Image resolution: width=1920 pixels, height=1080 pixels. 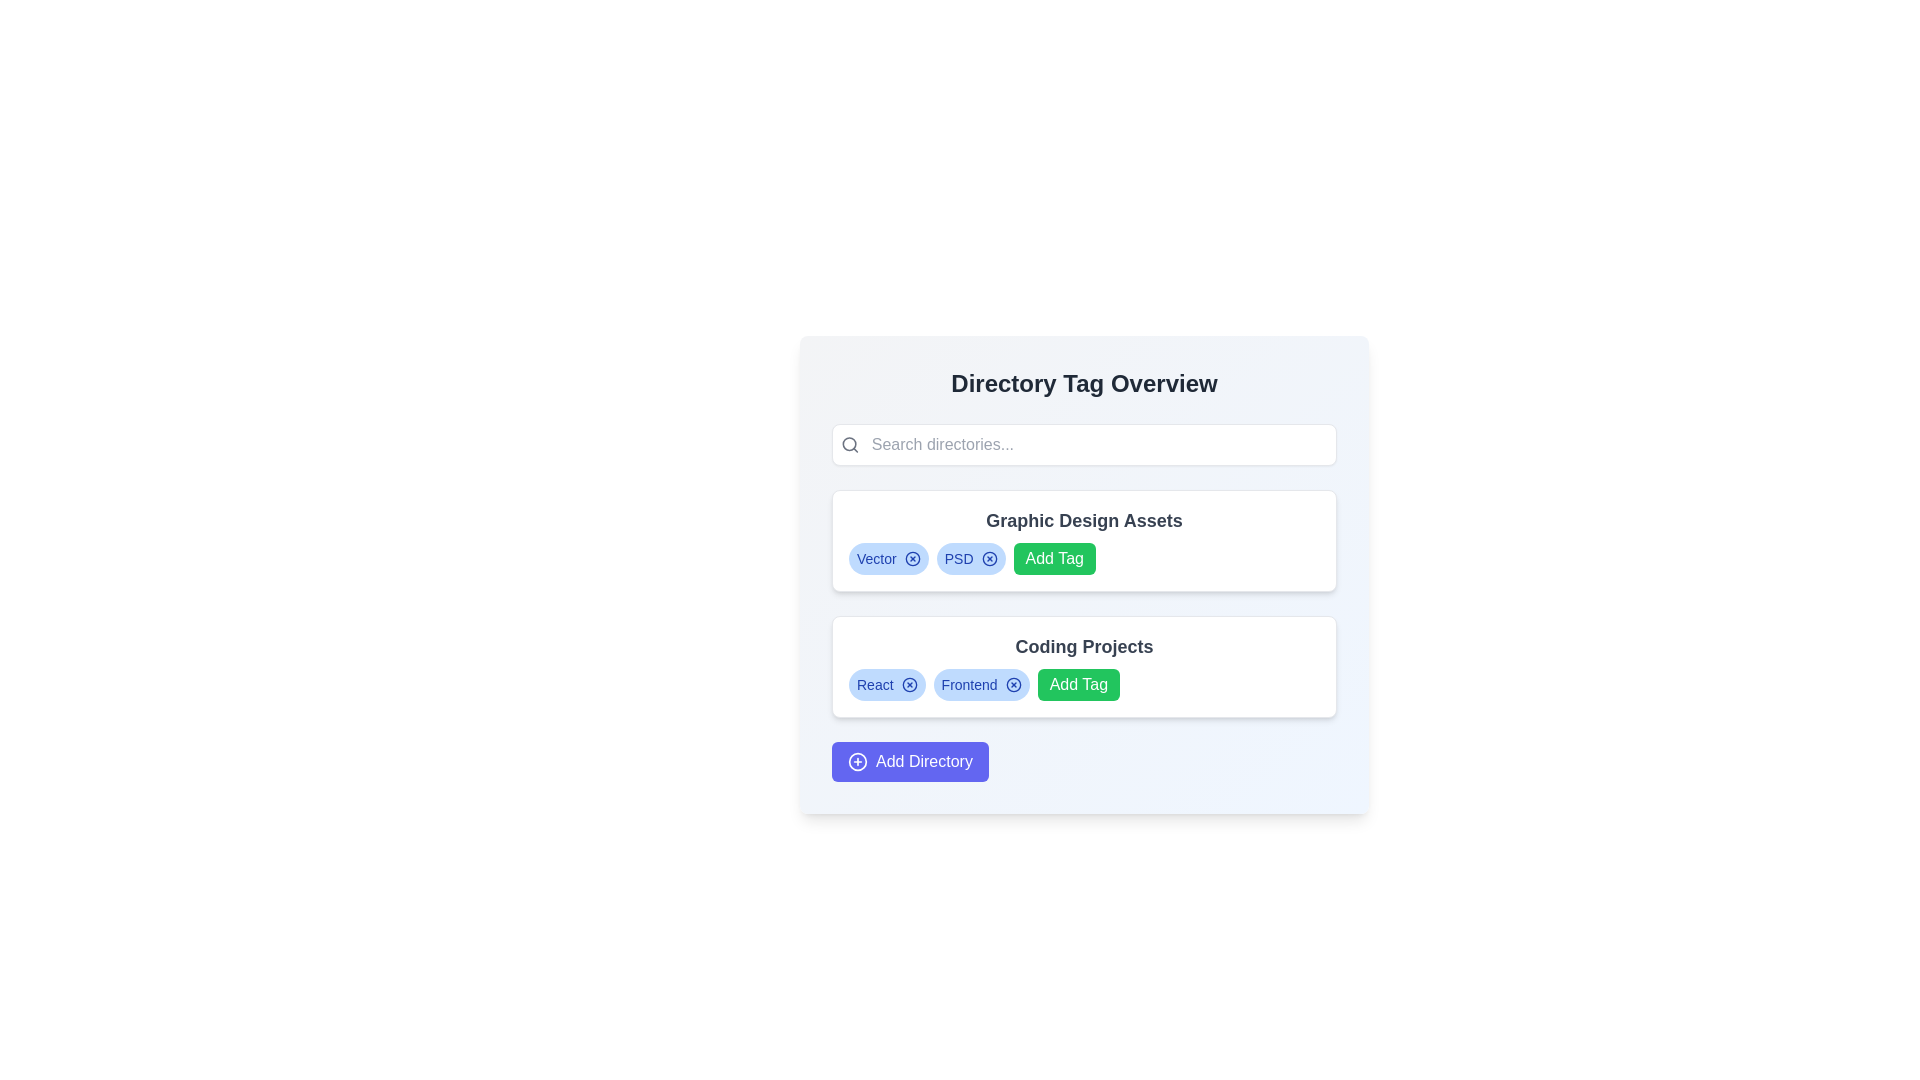 I want to click on the first tag labeled 'React' within the 'Coding Projects' section, so click(x=886, y=684).